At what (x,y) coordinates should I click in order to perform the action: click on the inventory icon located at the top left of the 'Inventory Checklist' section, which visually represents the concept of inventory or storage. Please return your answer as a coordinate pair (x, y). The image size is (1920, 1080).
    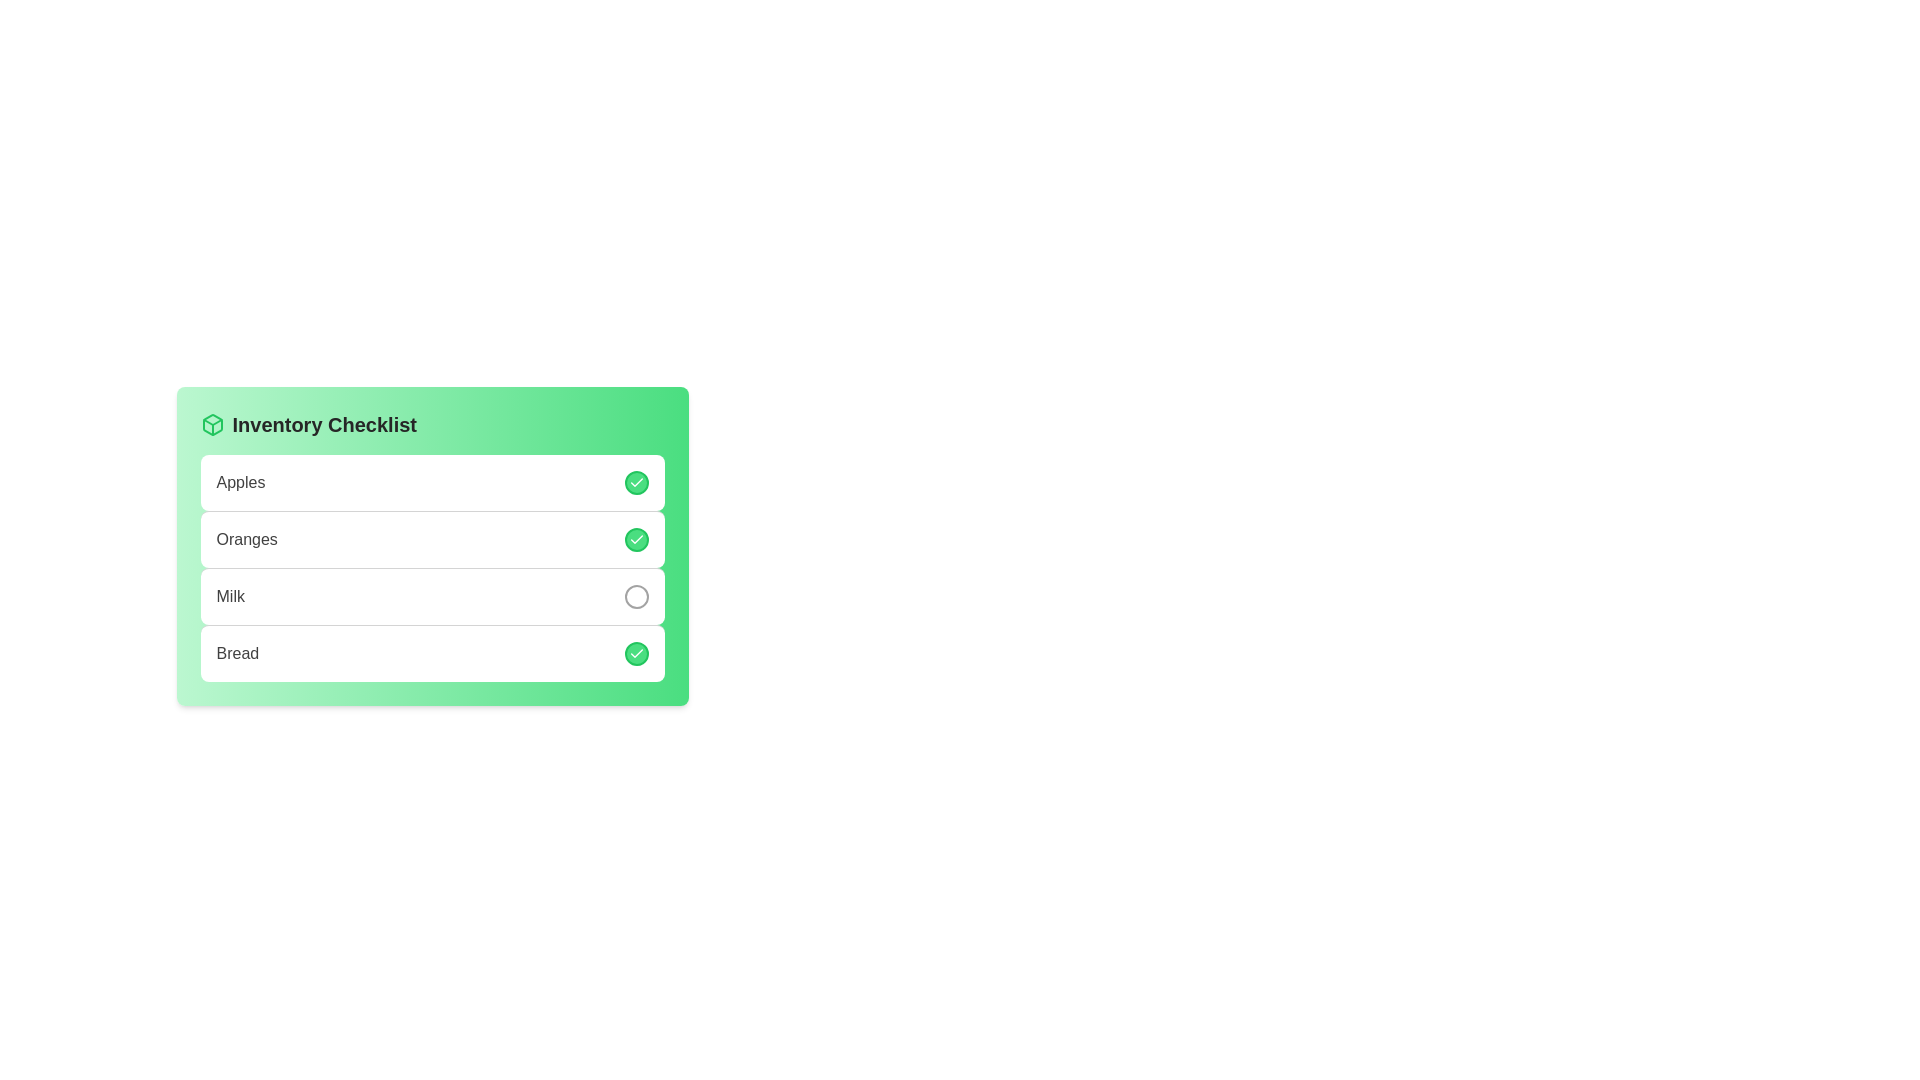
    Looking at the image, I should click on (212, 423).